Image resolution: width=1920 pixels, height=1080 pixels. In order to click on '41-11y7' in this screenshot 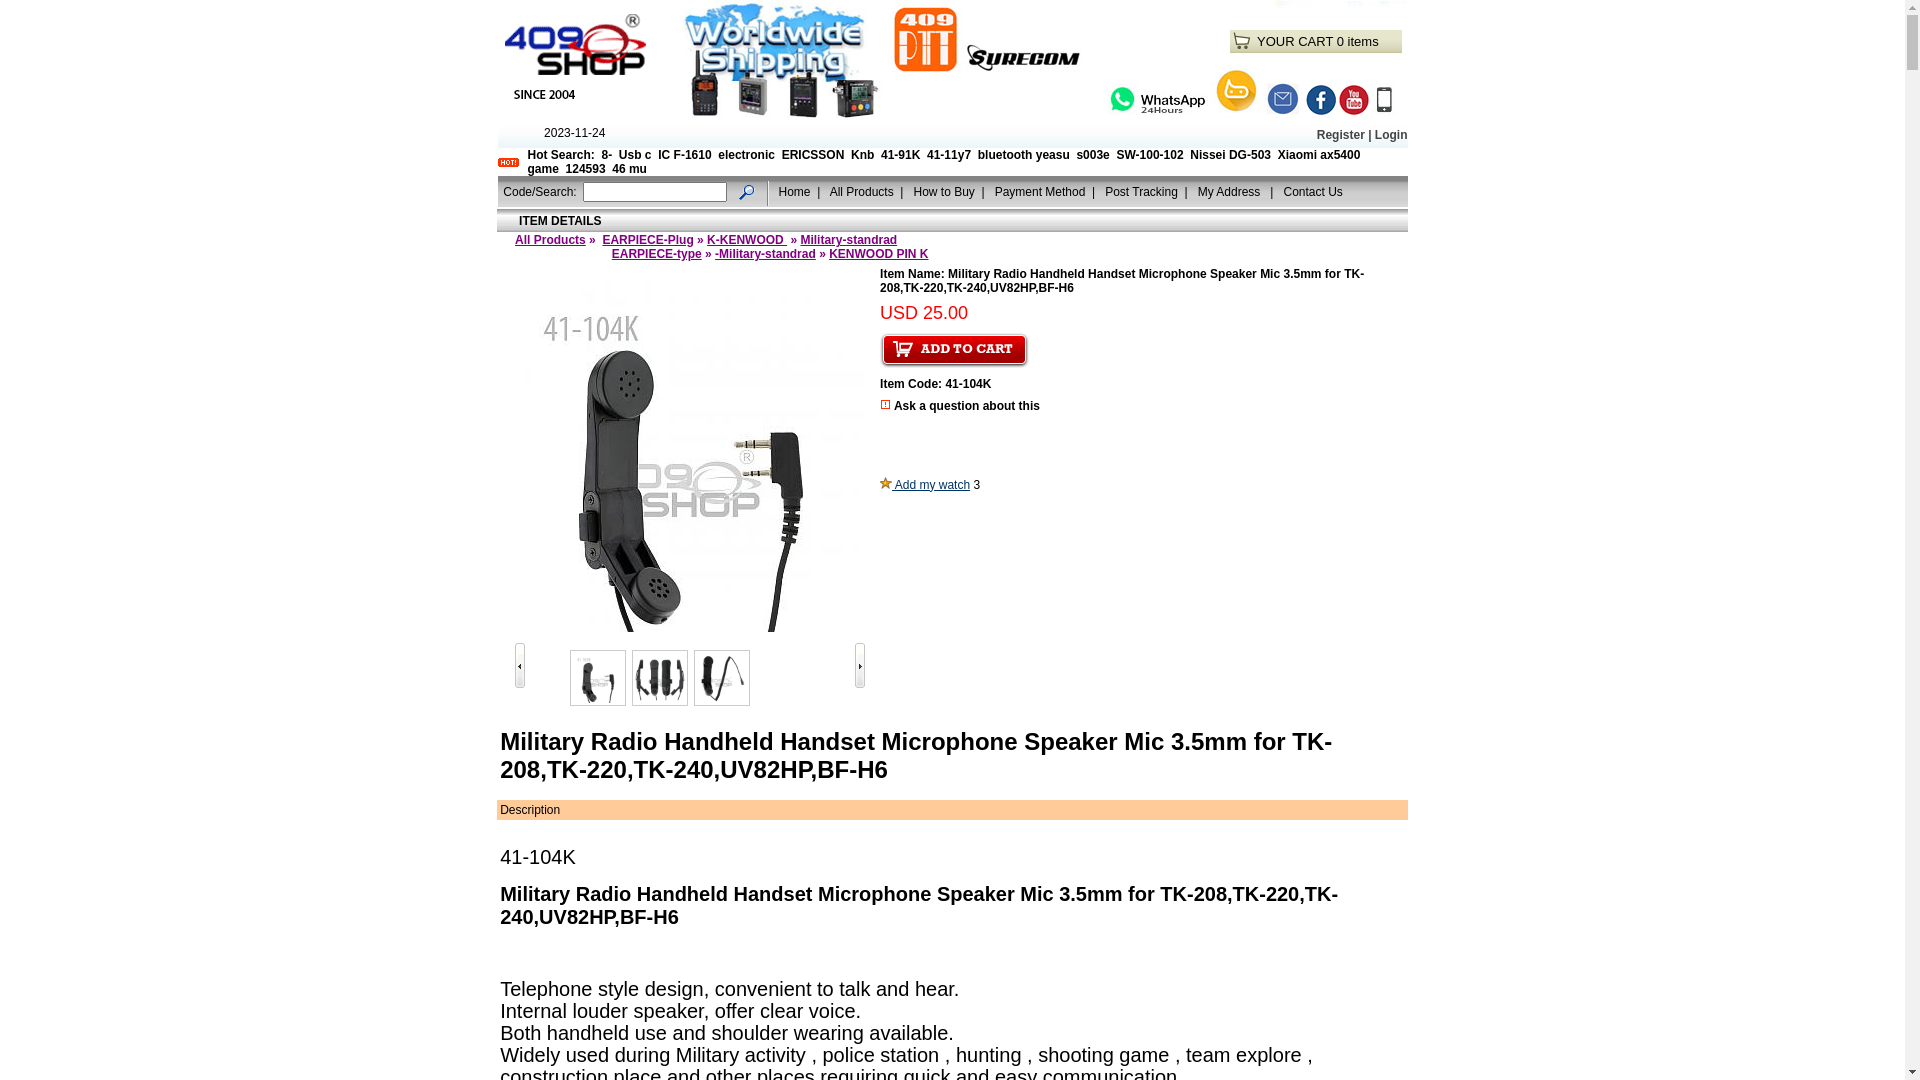, I will do `click(948, 153)`.